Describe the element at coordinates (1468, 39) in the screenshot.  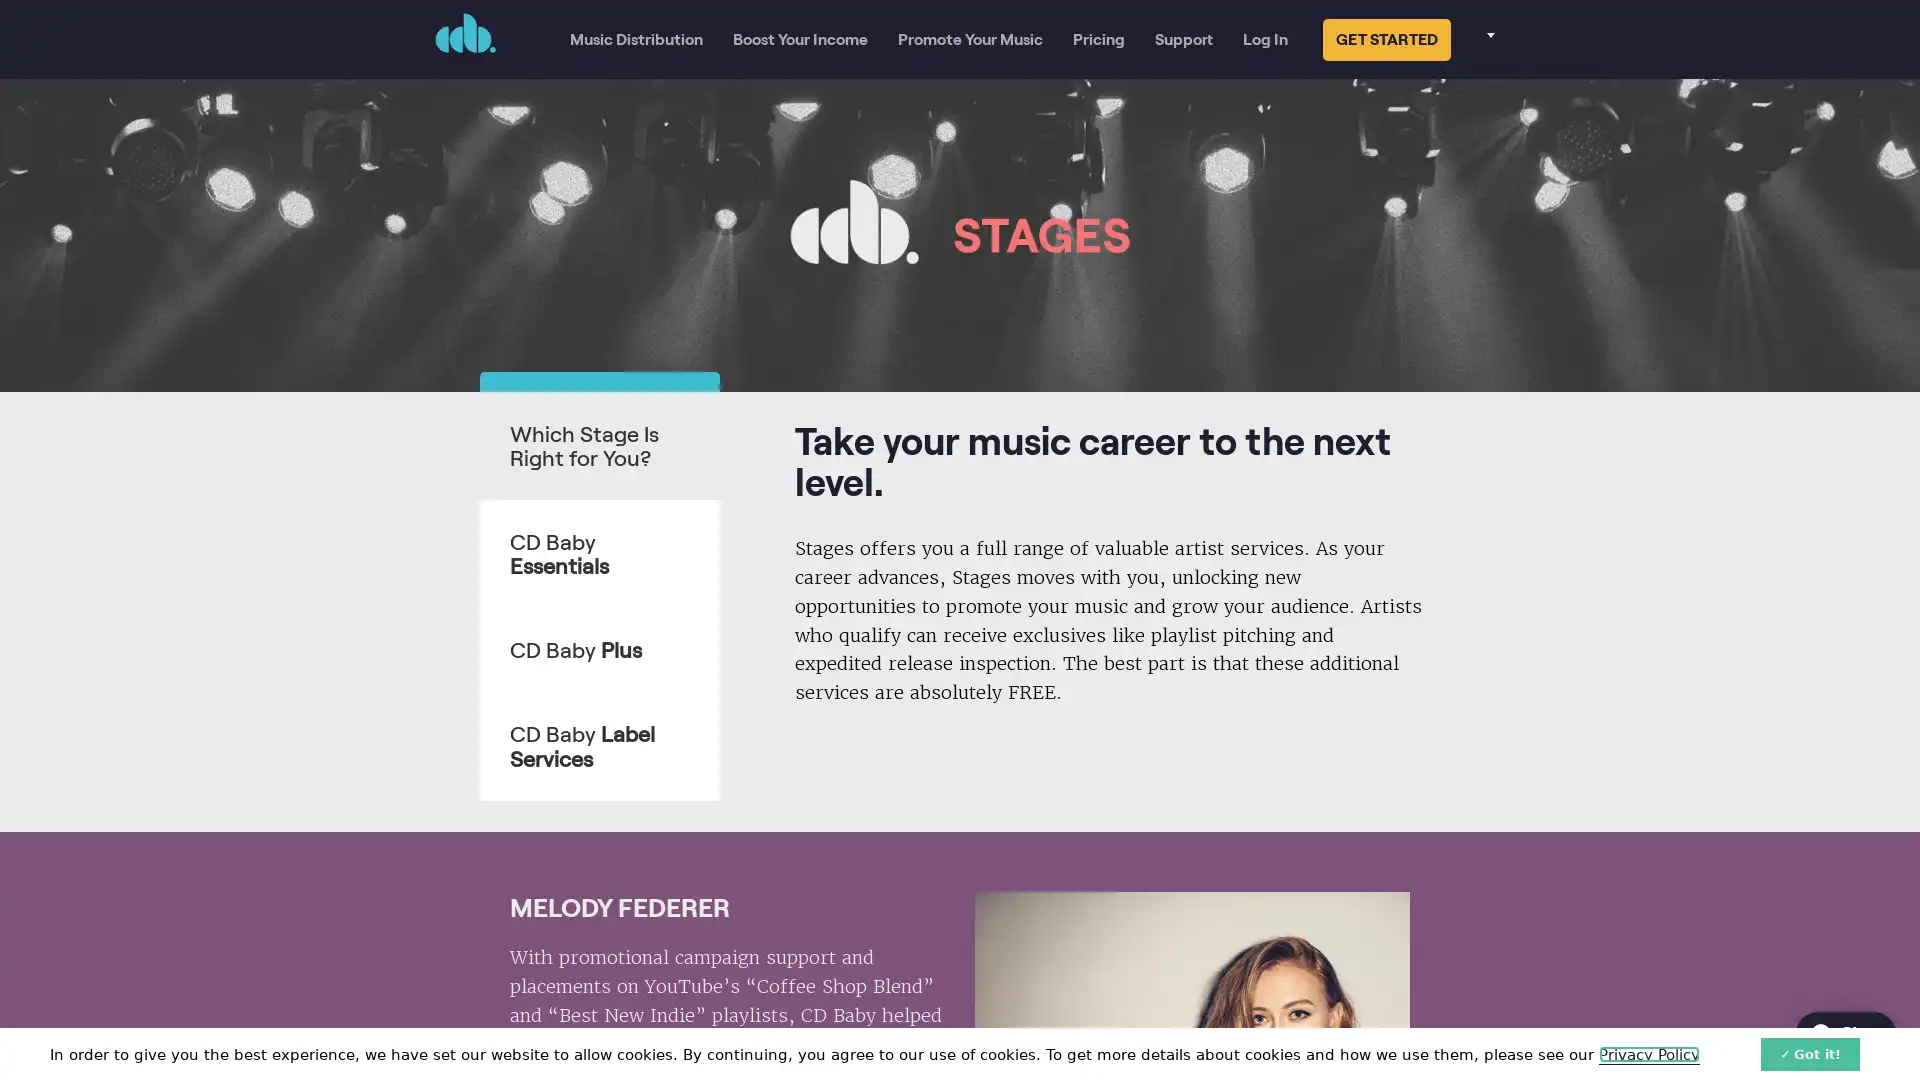
I see `Select your language` at that location.